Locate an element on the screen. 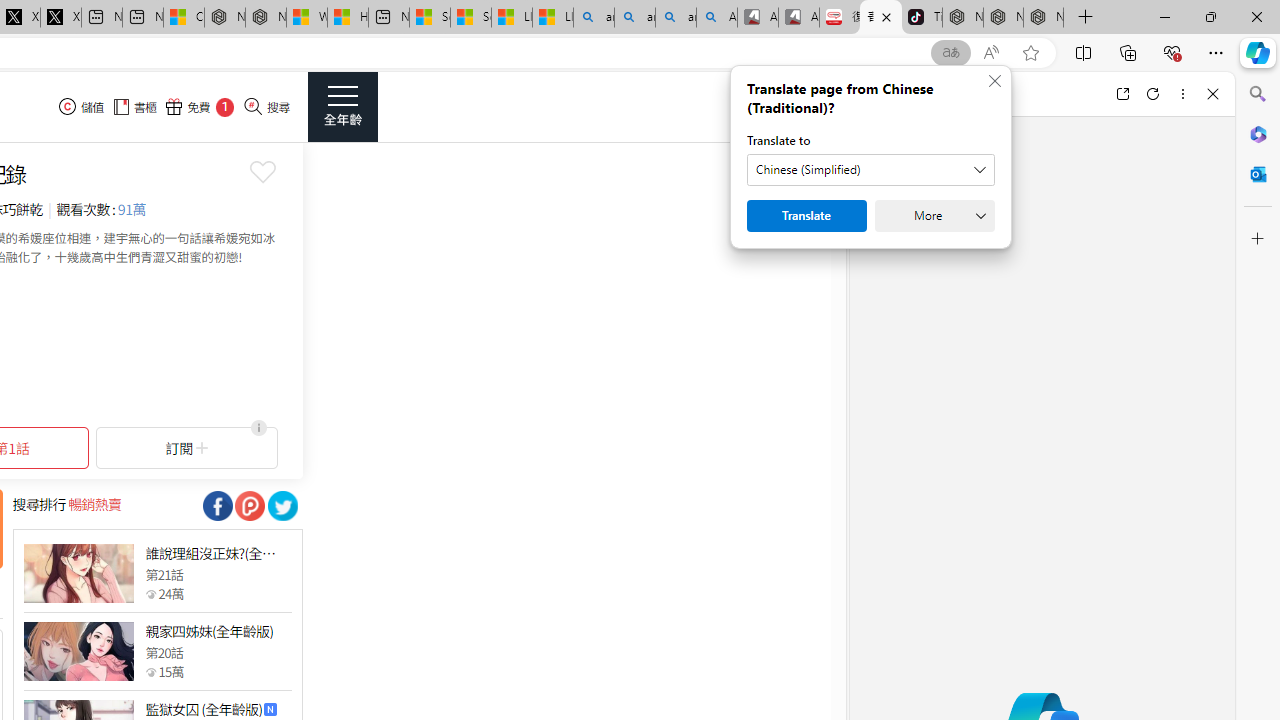 Image resolution: width=1280 pixels, height=720 pixels. 'Outlook' is located at coordinates (1257, 173).